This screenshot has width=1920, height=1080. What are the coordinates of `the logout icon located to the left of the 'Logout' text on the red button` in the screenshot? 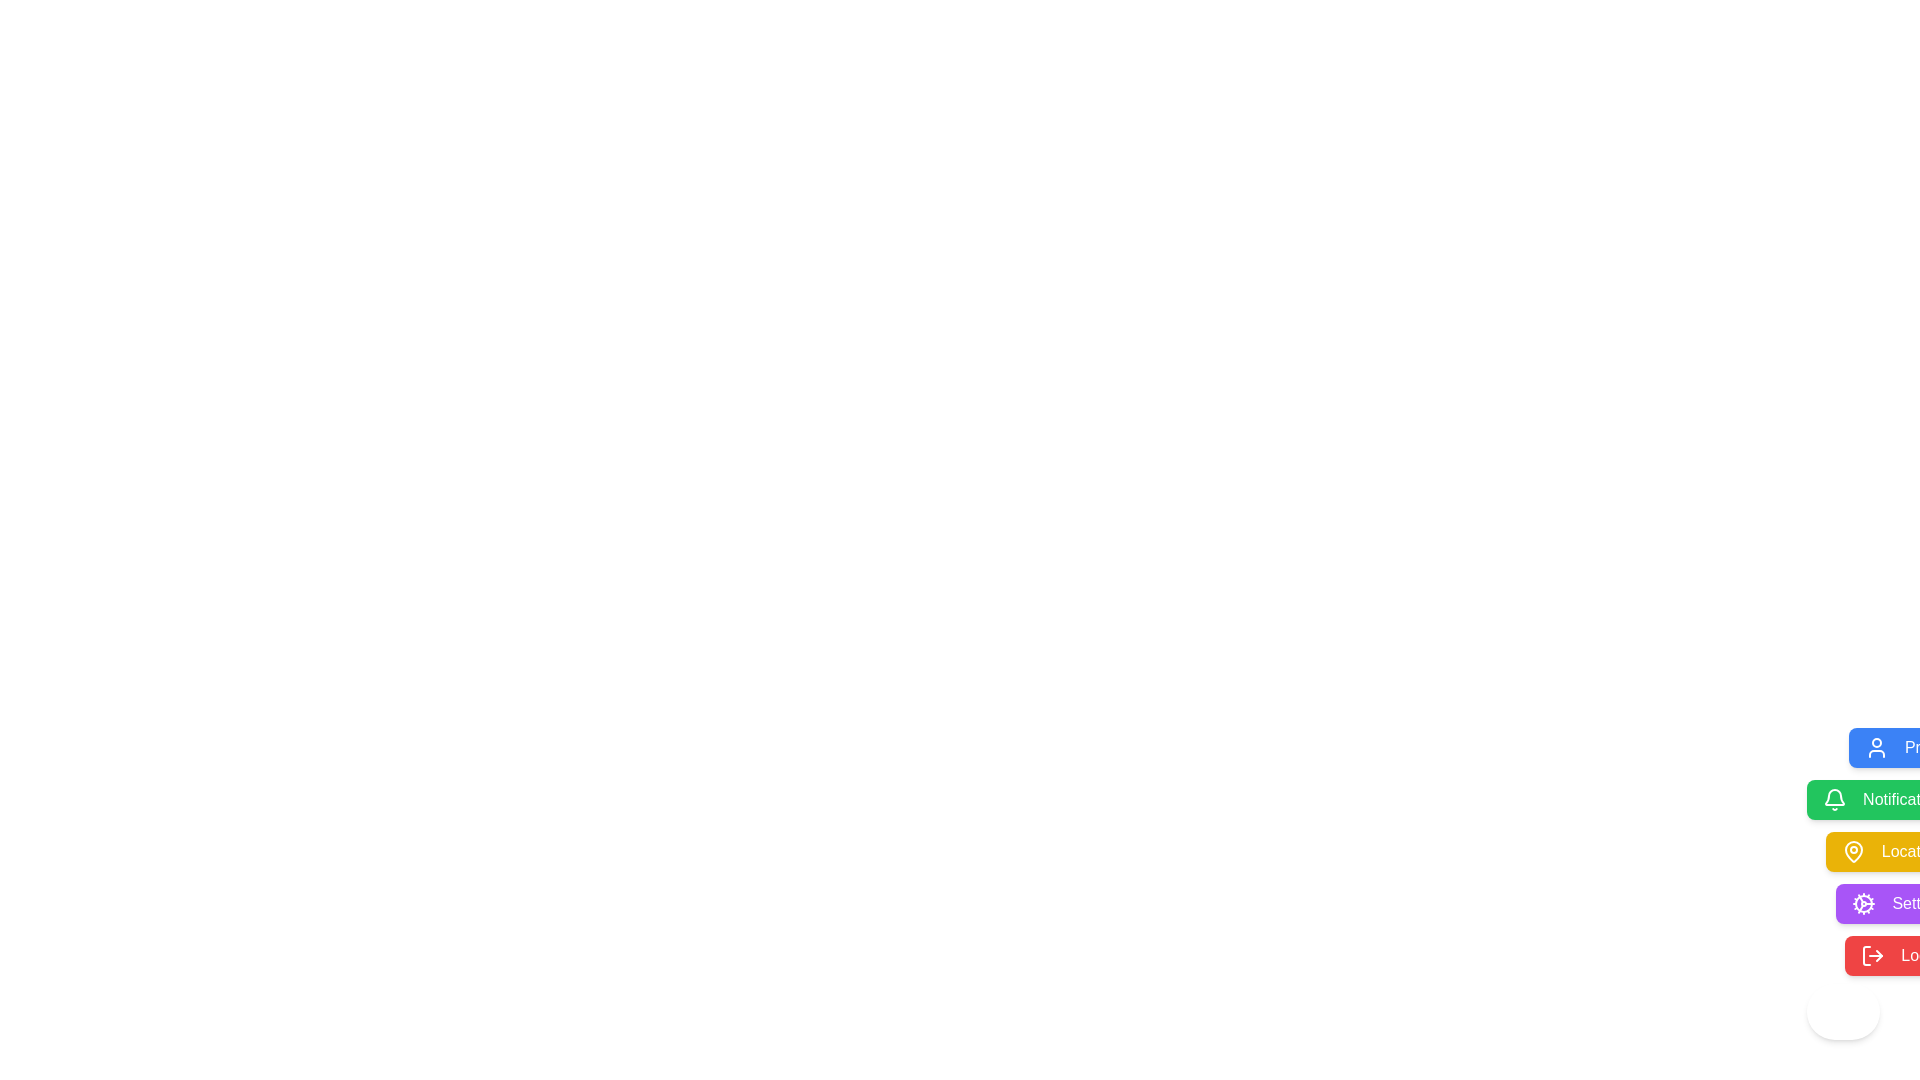 It's located at (1872, 955).